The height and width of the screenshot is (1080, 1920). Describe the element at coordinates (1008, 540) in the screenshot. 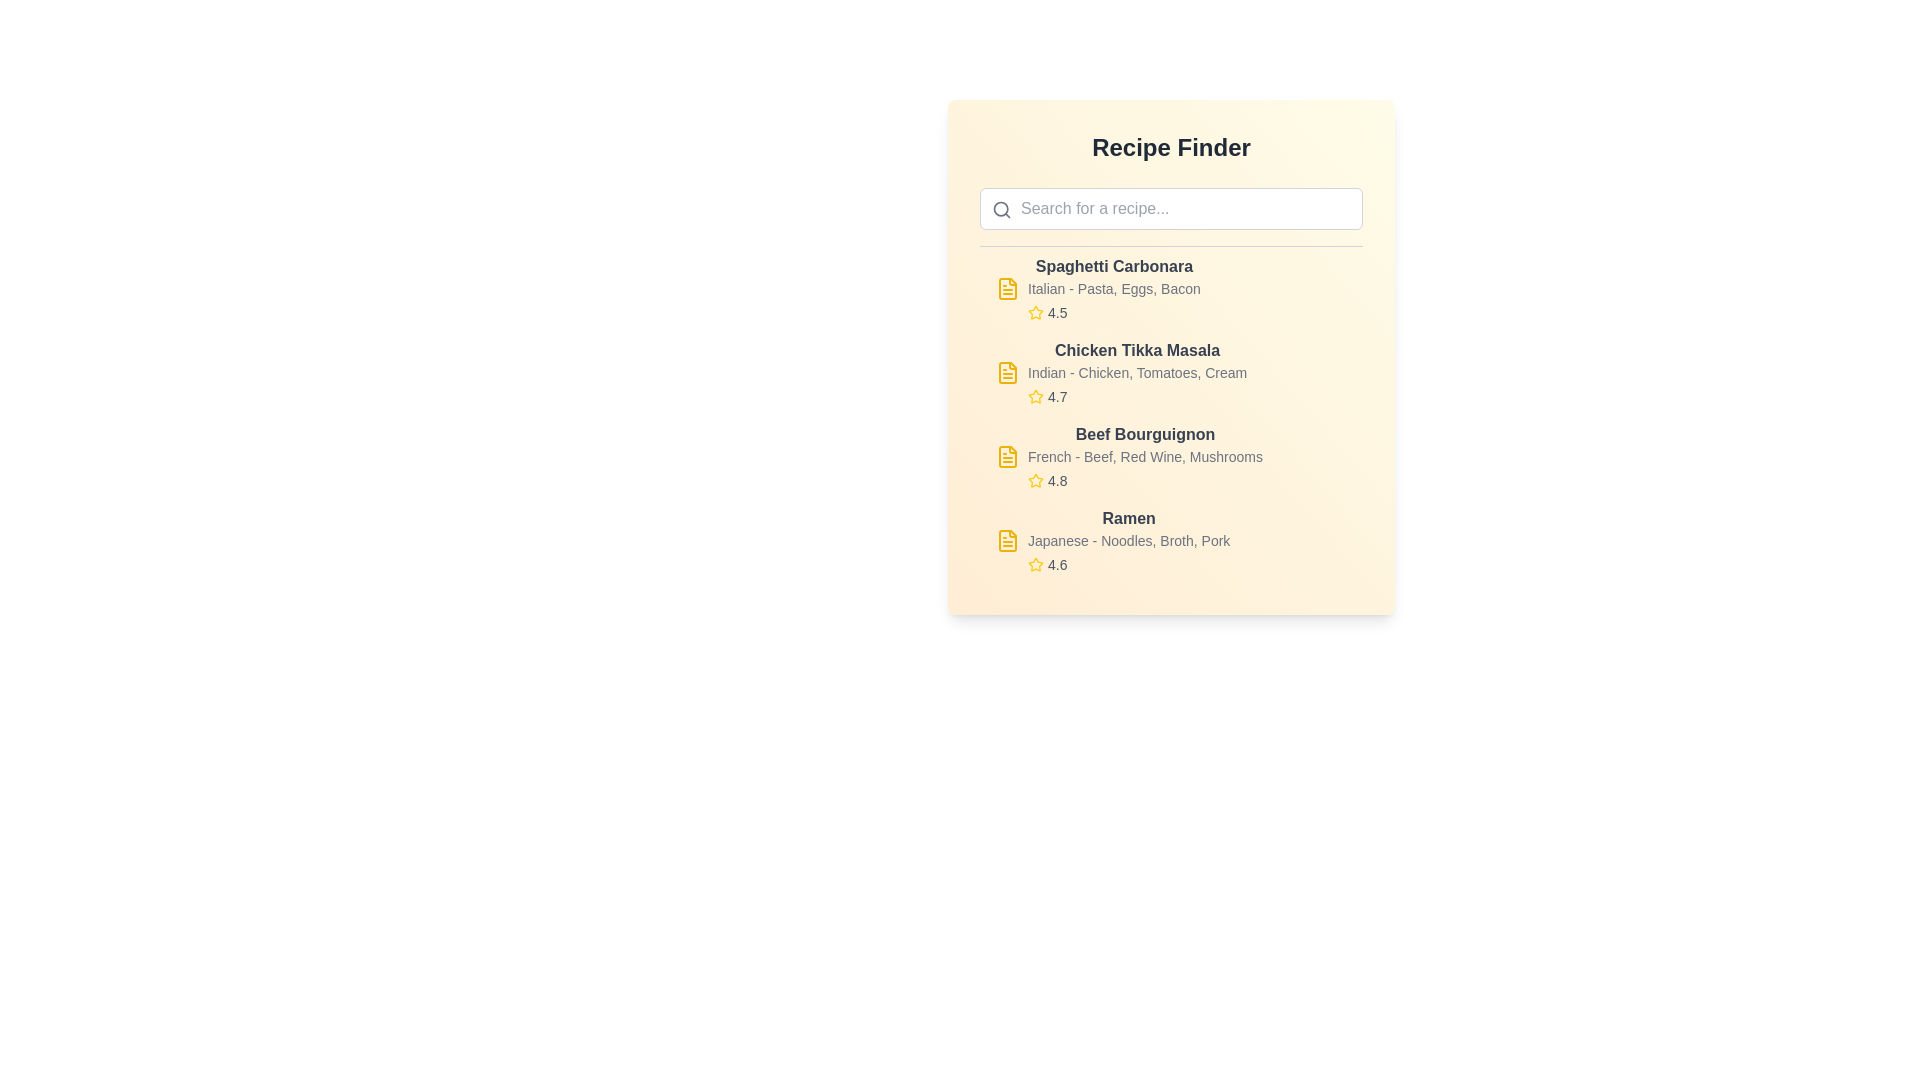

I see `the yellow file document icon located to the immediate left of the 'Ramen' text to acknowledge its symbolic meaning` at that location.